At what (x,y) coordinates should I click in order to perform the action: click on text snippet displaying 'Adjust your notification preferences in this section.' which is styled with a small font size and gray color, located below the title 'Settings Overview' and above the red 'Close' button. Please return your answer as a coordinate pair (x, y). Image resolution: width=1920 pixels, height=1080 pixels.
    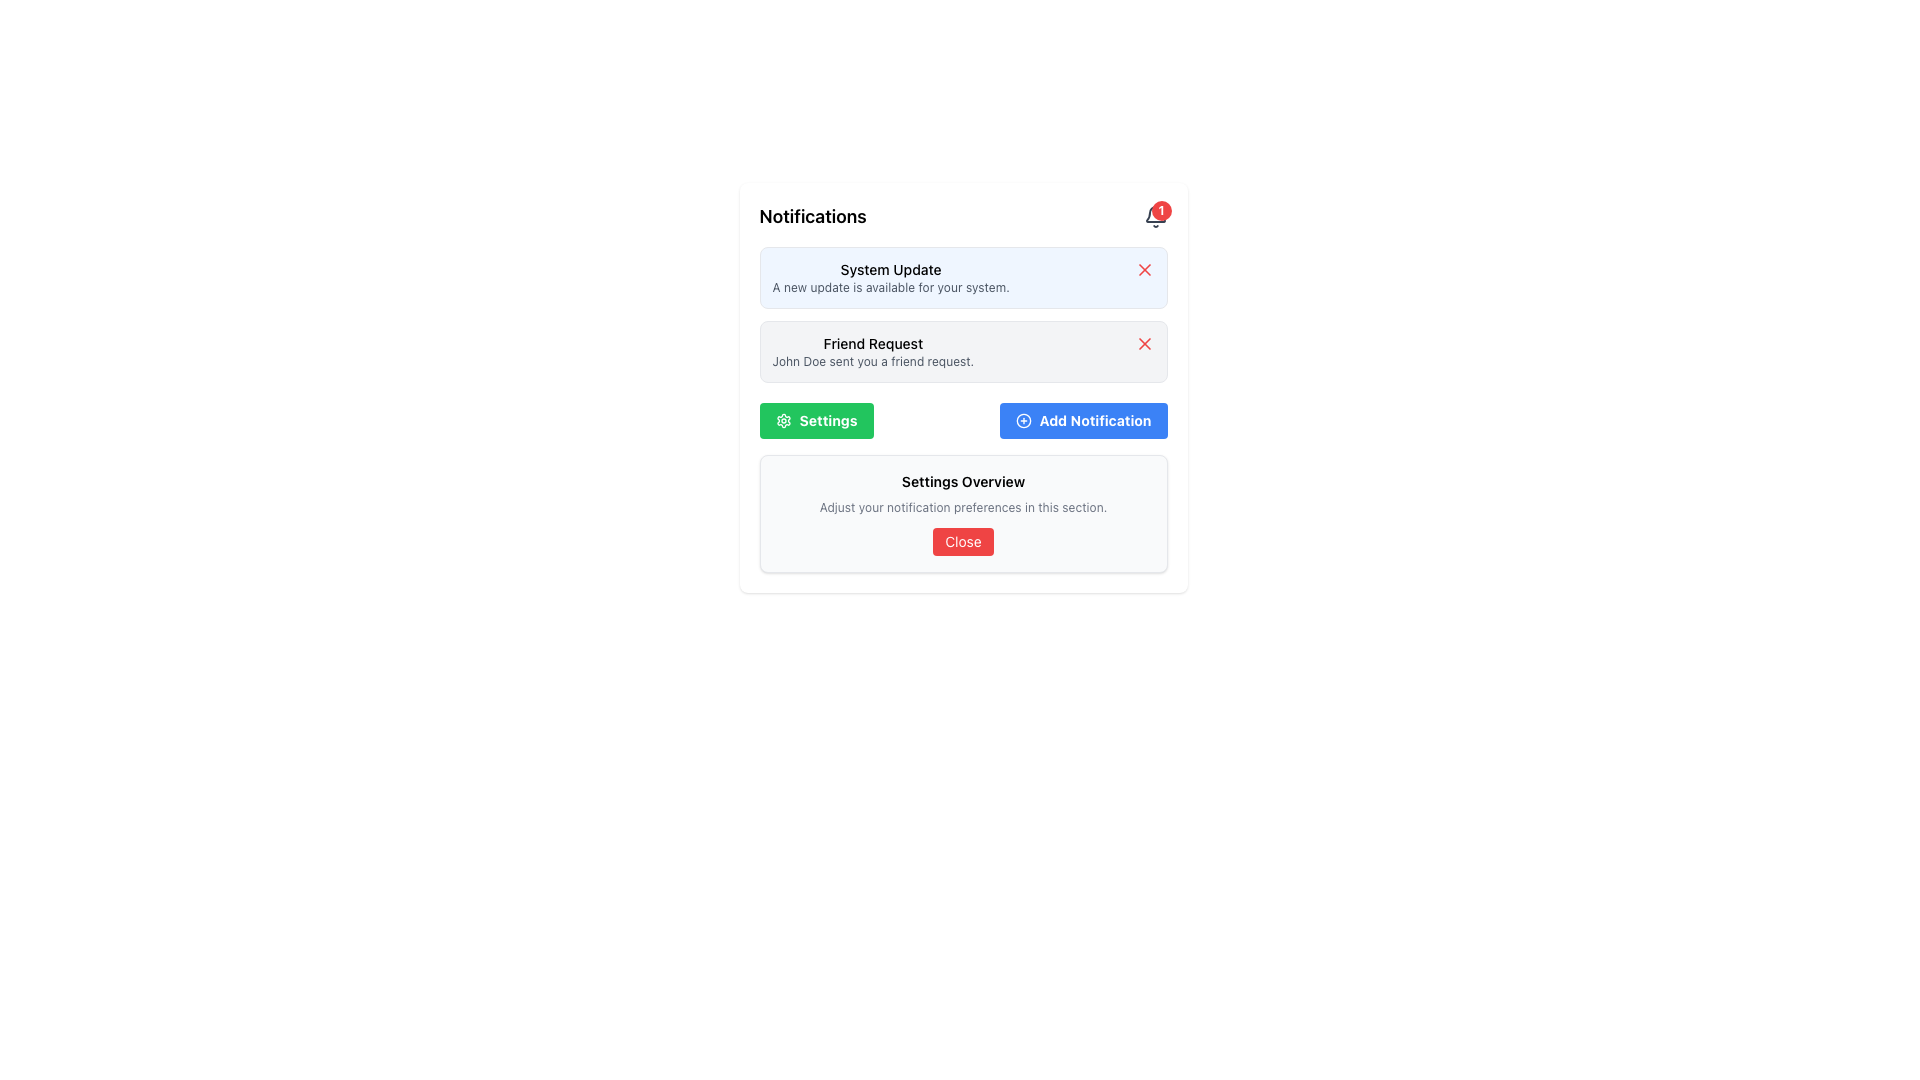
    Looking at the image, I should click on (963, 507).